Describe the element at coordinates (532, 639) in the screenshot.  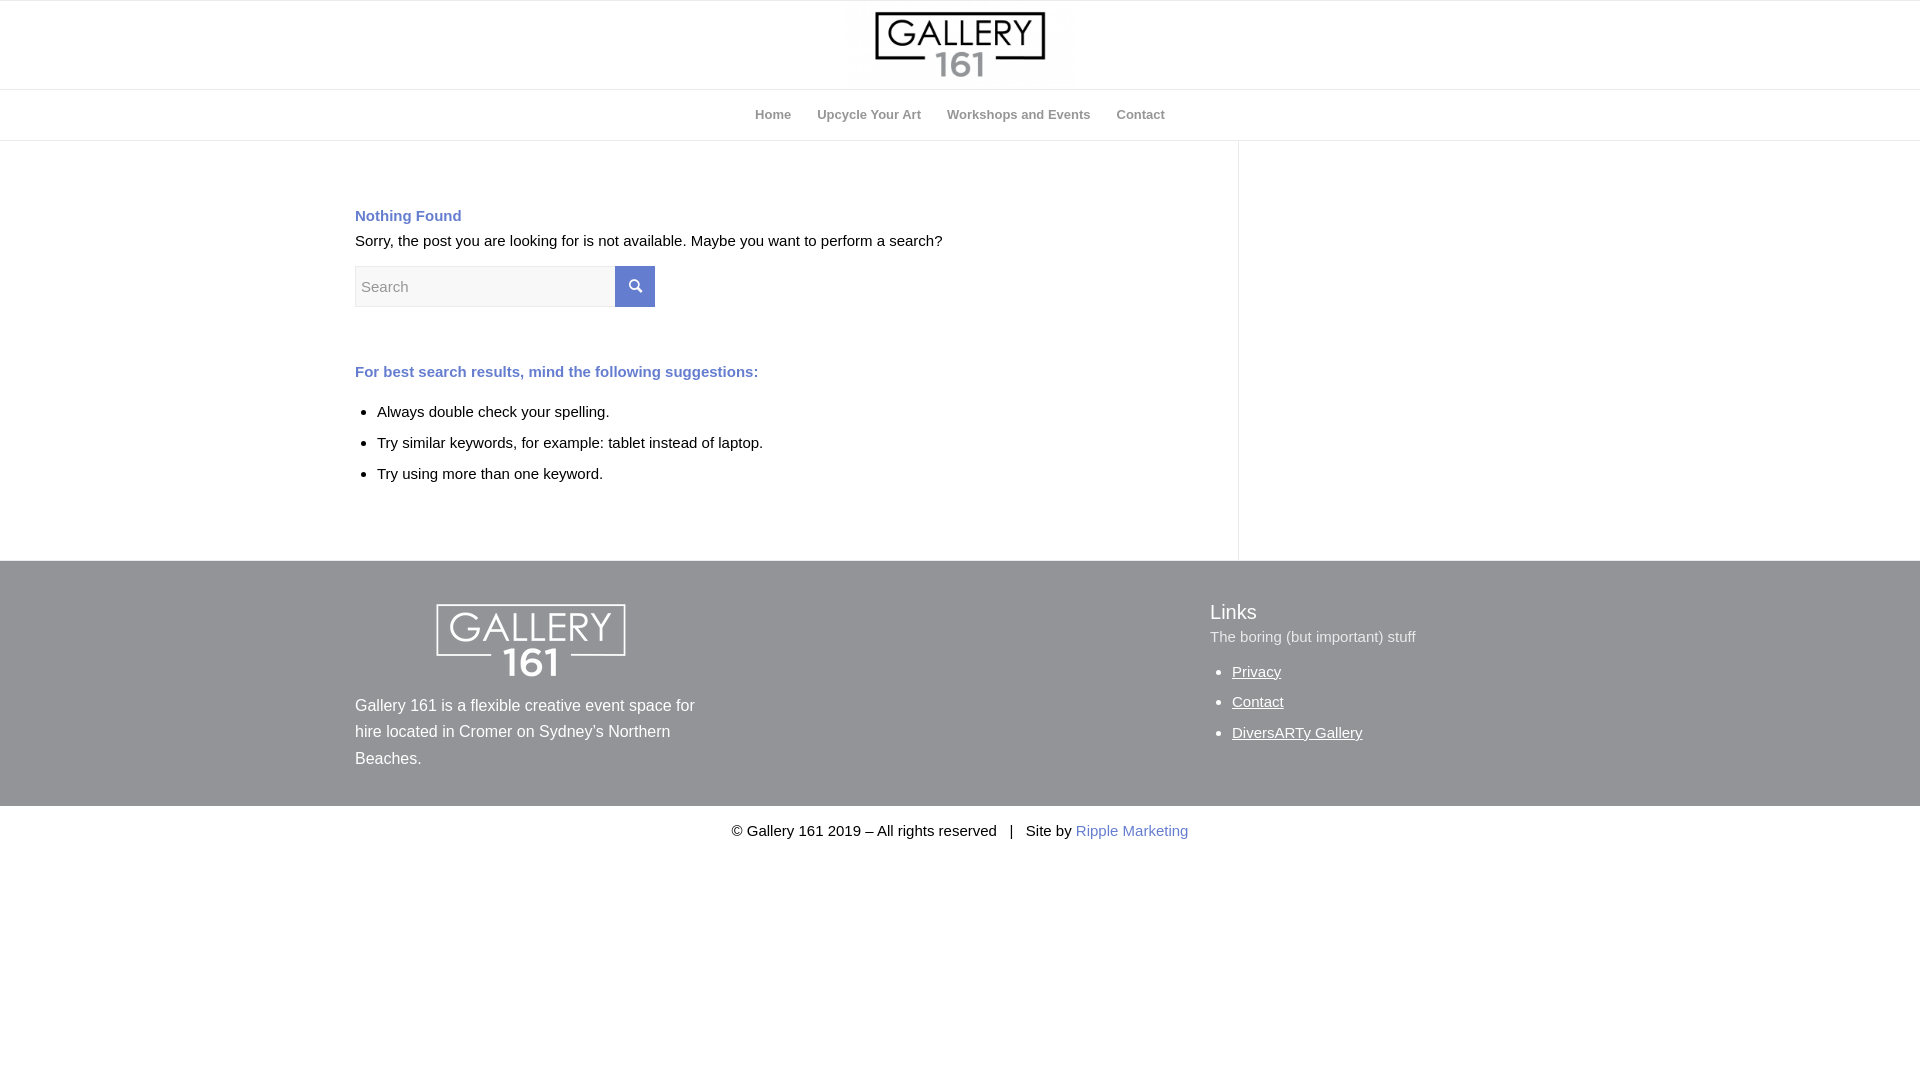
I see `'Logo white-01'` at that location.